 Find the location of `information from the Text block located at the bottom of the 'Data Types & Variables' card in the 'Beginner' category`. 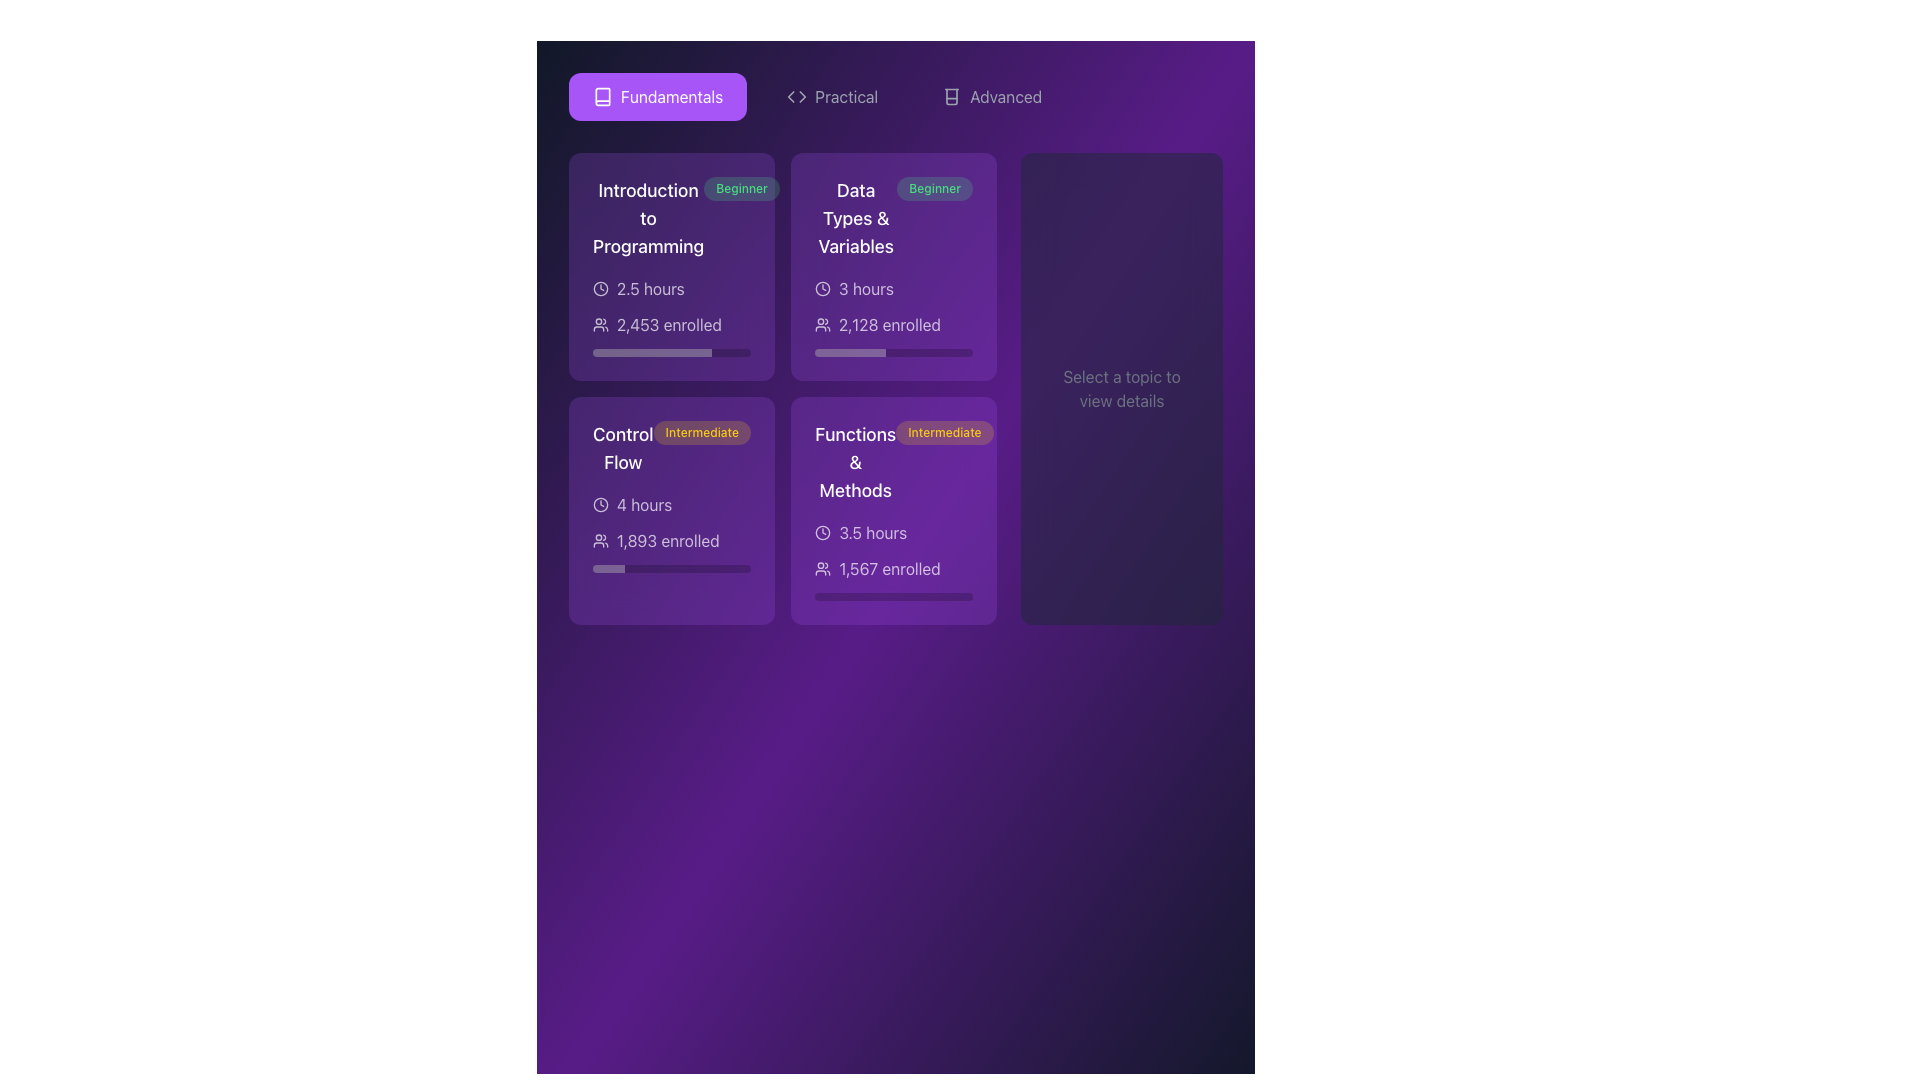

information from the Text block located at the bottom of the 'Data Types & Variables' card in the 'Beginner' category is located at coordinates (892, 315).